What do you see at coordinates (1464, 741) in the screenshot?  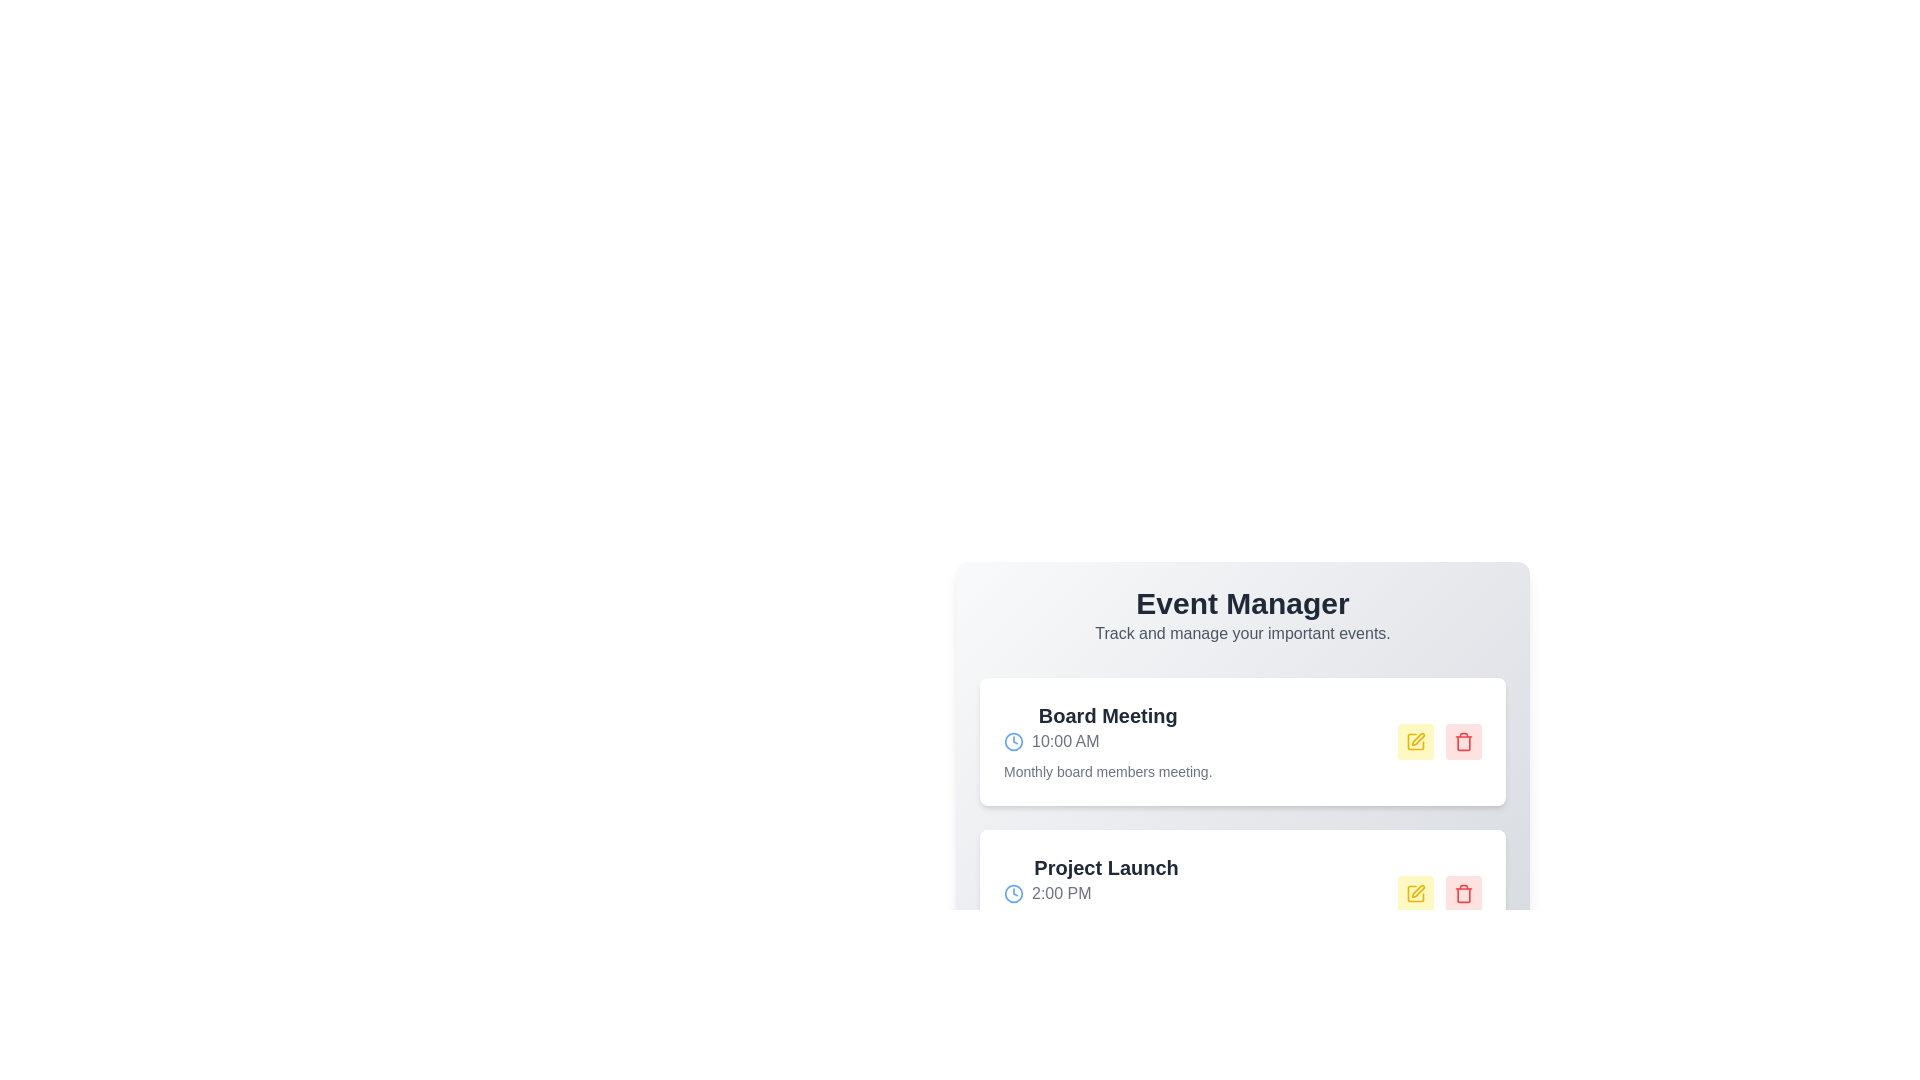 I see `delete button for the event titled 'Board Meeting'` at bounding box center [1464, 741].